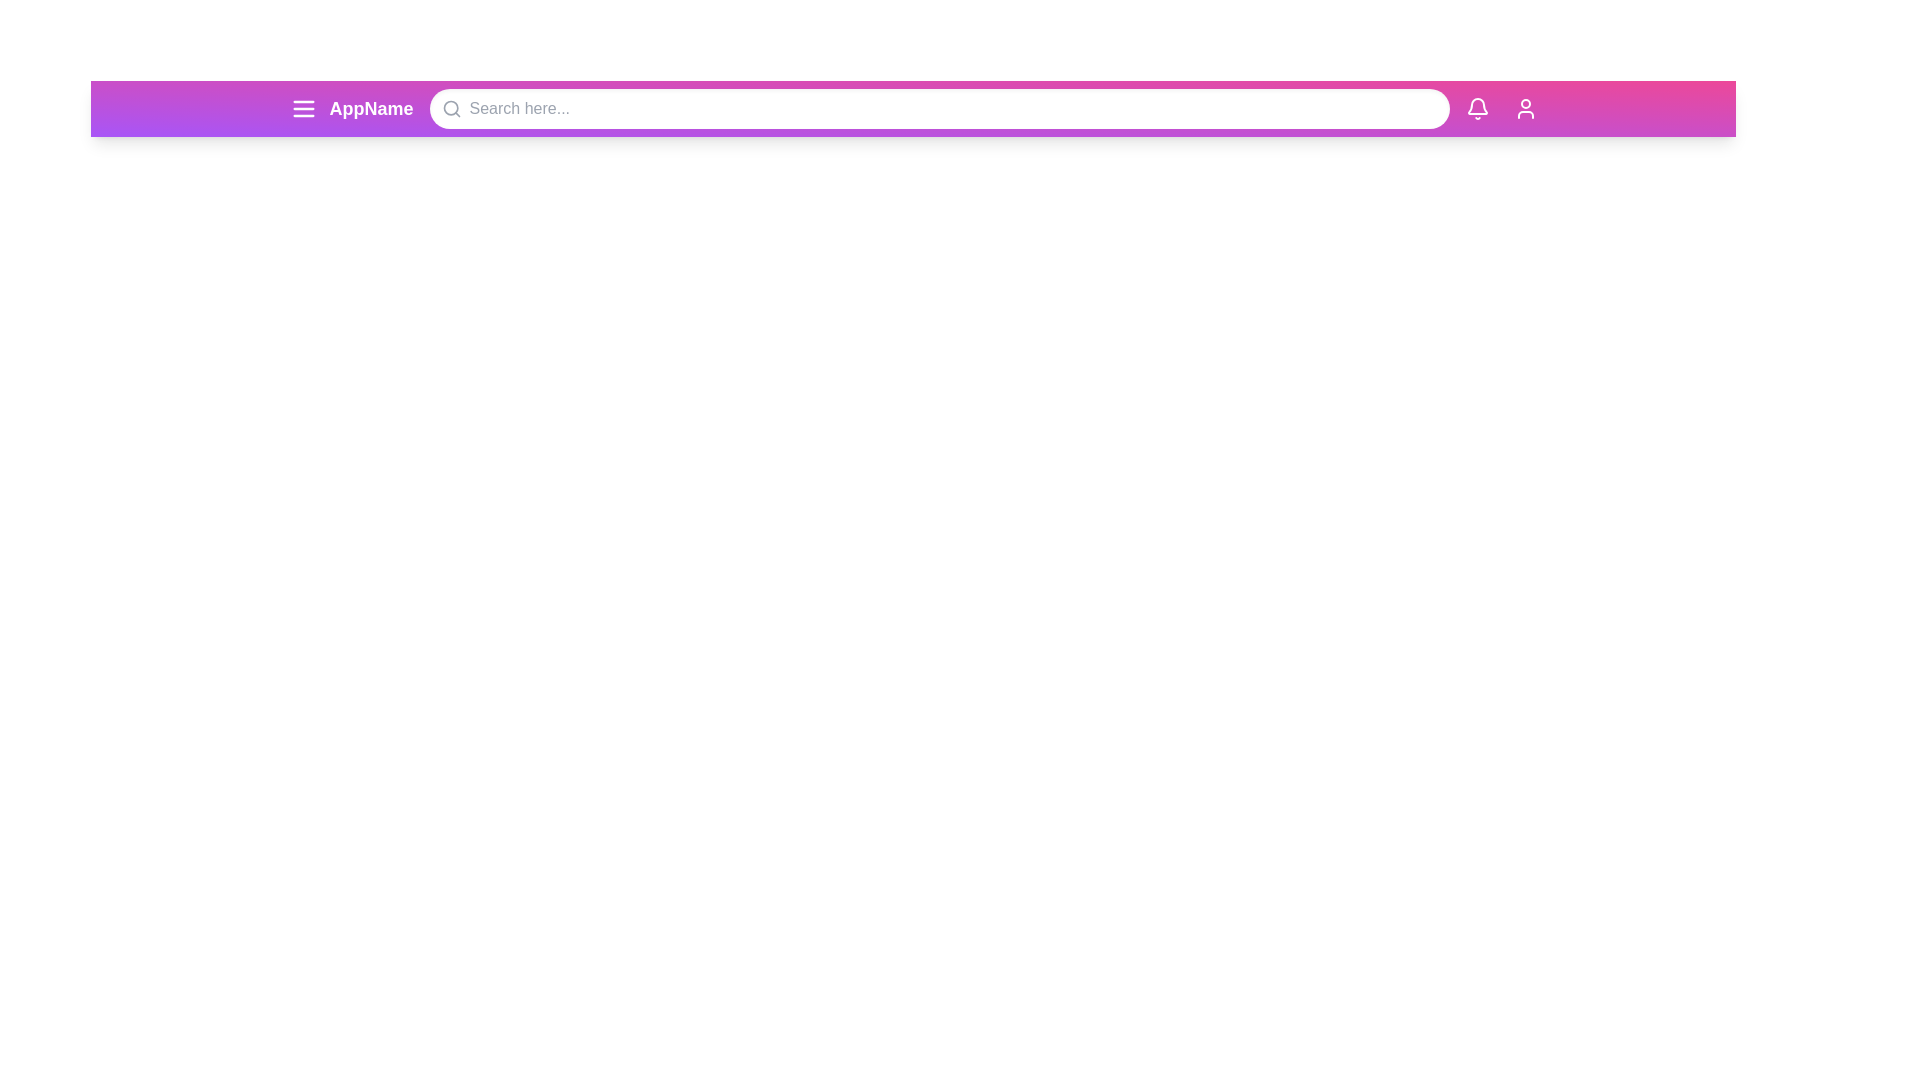 Image resolution: width=1920 pixels, height=1080 pixels. What do you see at coordinates (1477, 108) in the screenshot?
I see `the notification icon` at bounding box center [1477, 108].